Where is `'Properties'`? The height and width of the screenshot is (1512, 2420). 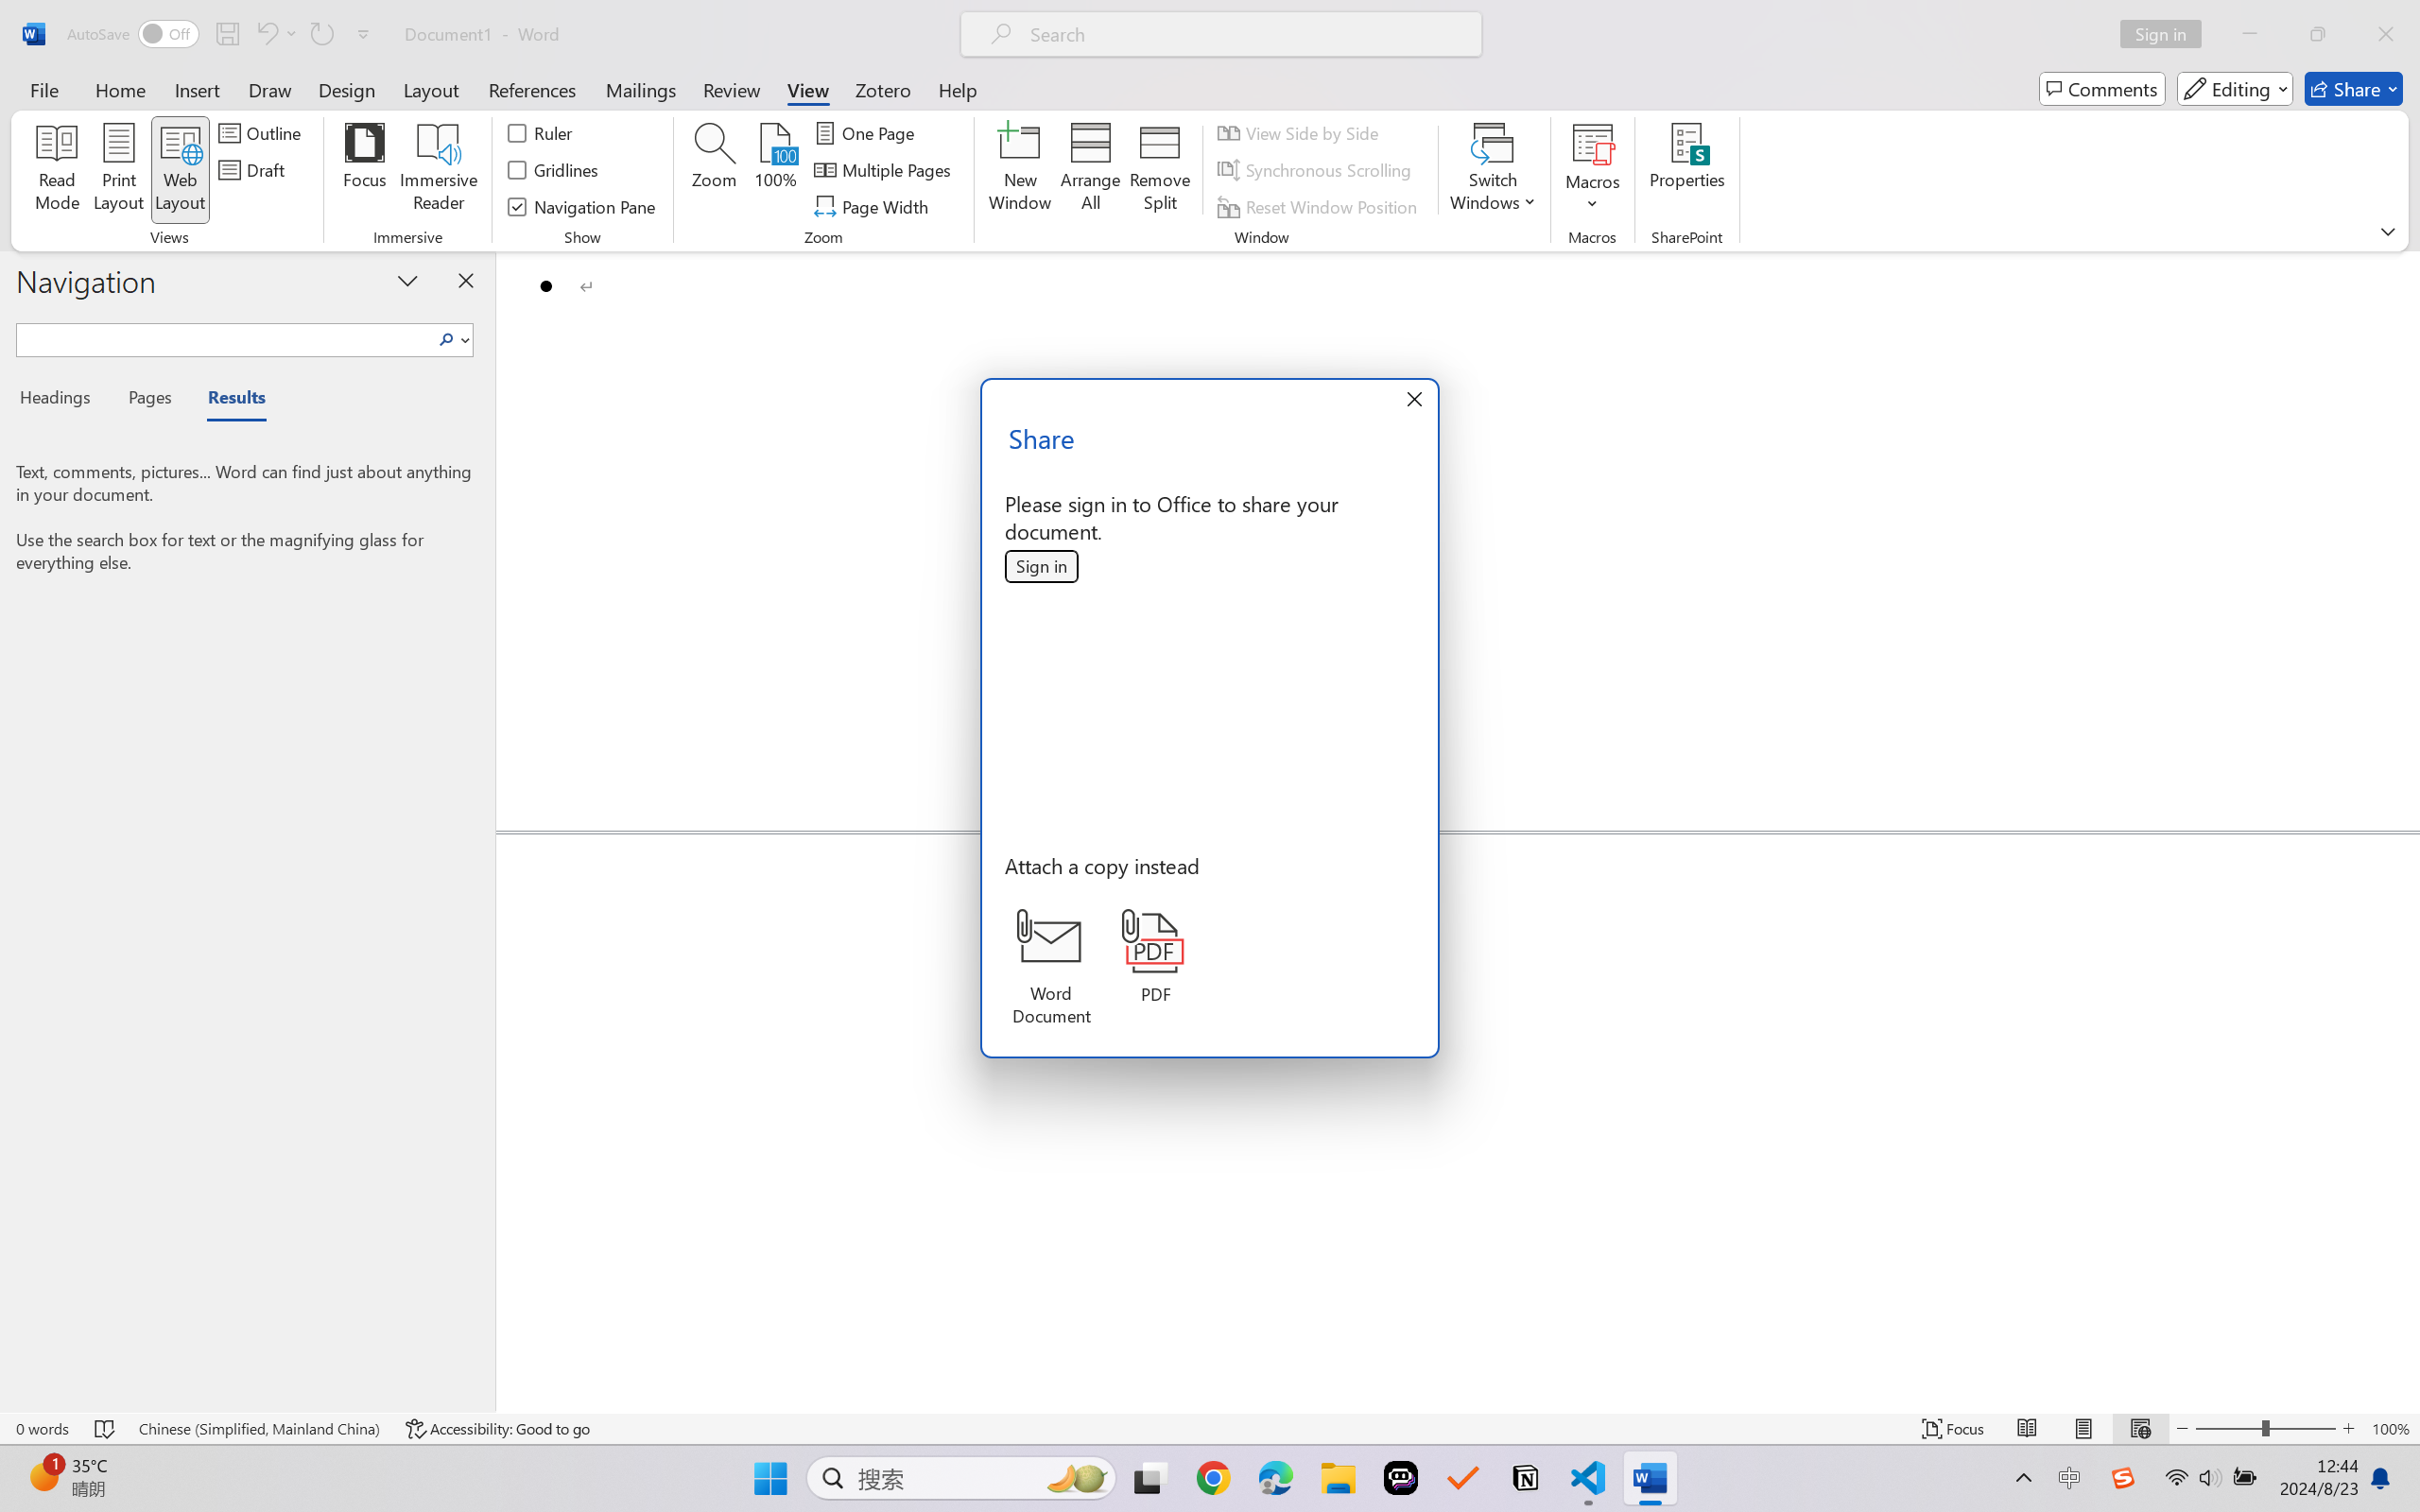
'Properties' is located at coordinates (1686, 170).